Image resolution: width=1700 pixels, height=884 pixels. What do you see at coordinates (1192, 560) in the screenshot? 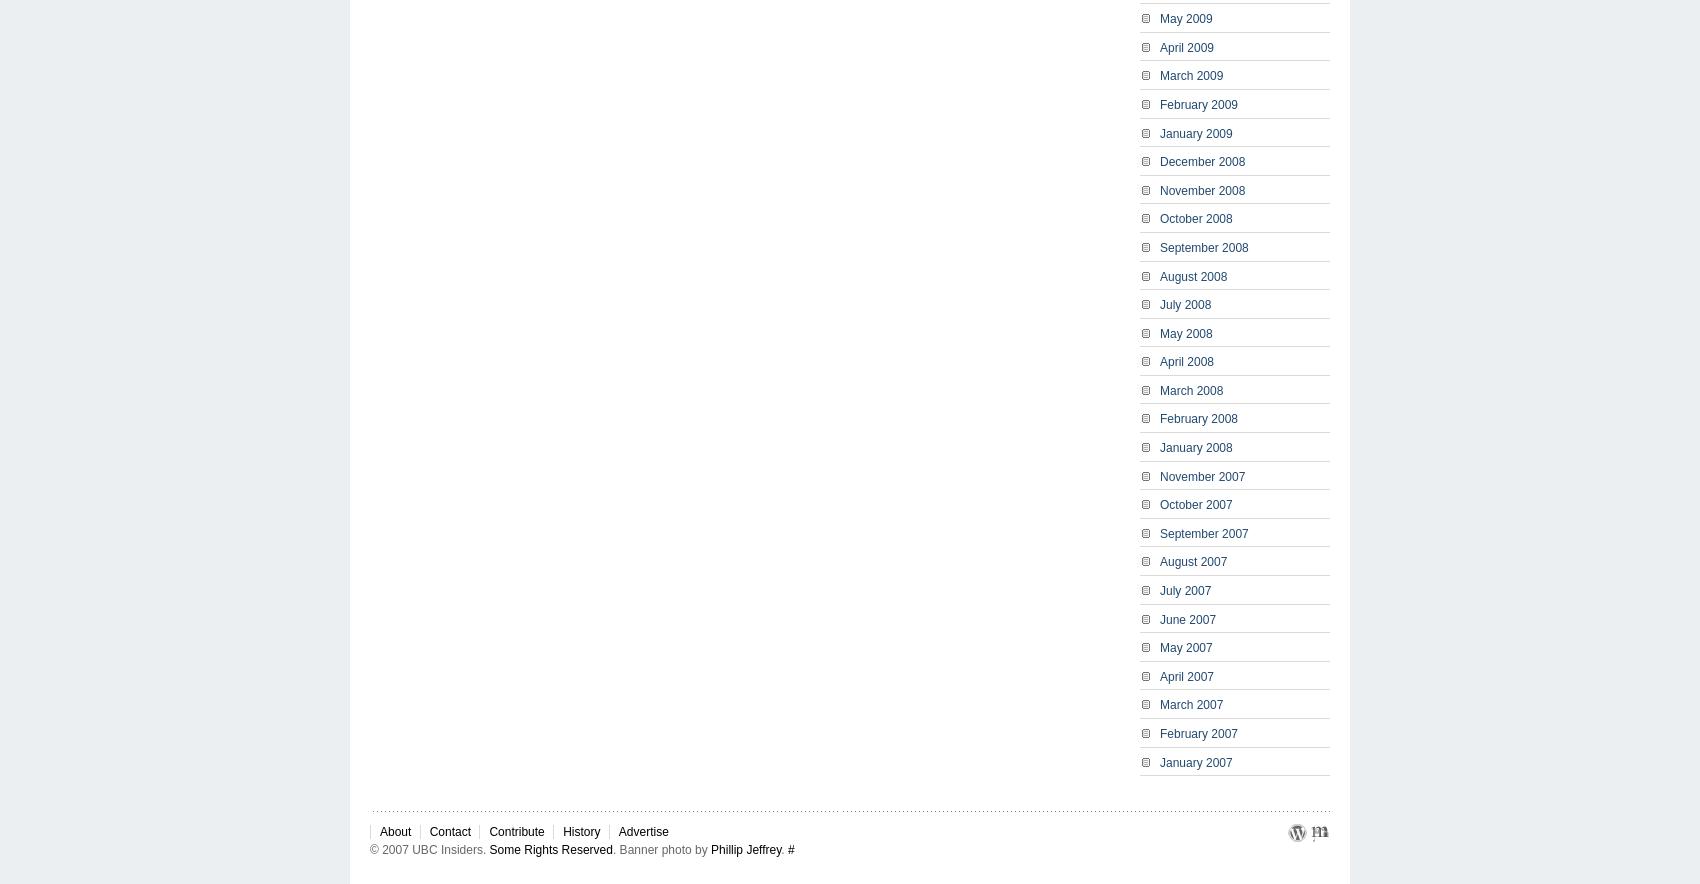
I see `'August 2007'` at bounding box center [1192, 560].